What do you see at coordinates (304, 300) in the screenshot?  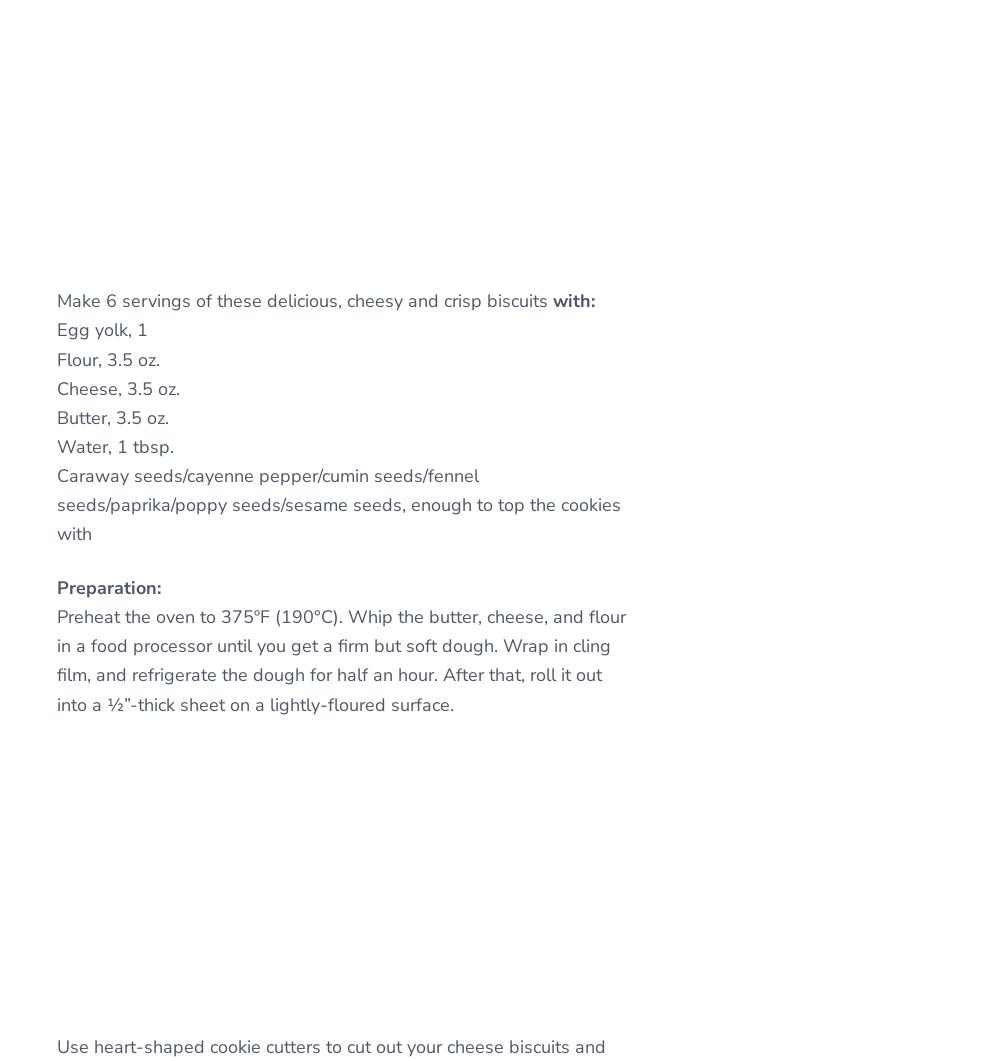 I see `'Make 6 servings of these delicious, cheesy and crisp biscuits'` at bounding box center [304, 300].